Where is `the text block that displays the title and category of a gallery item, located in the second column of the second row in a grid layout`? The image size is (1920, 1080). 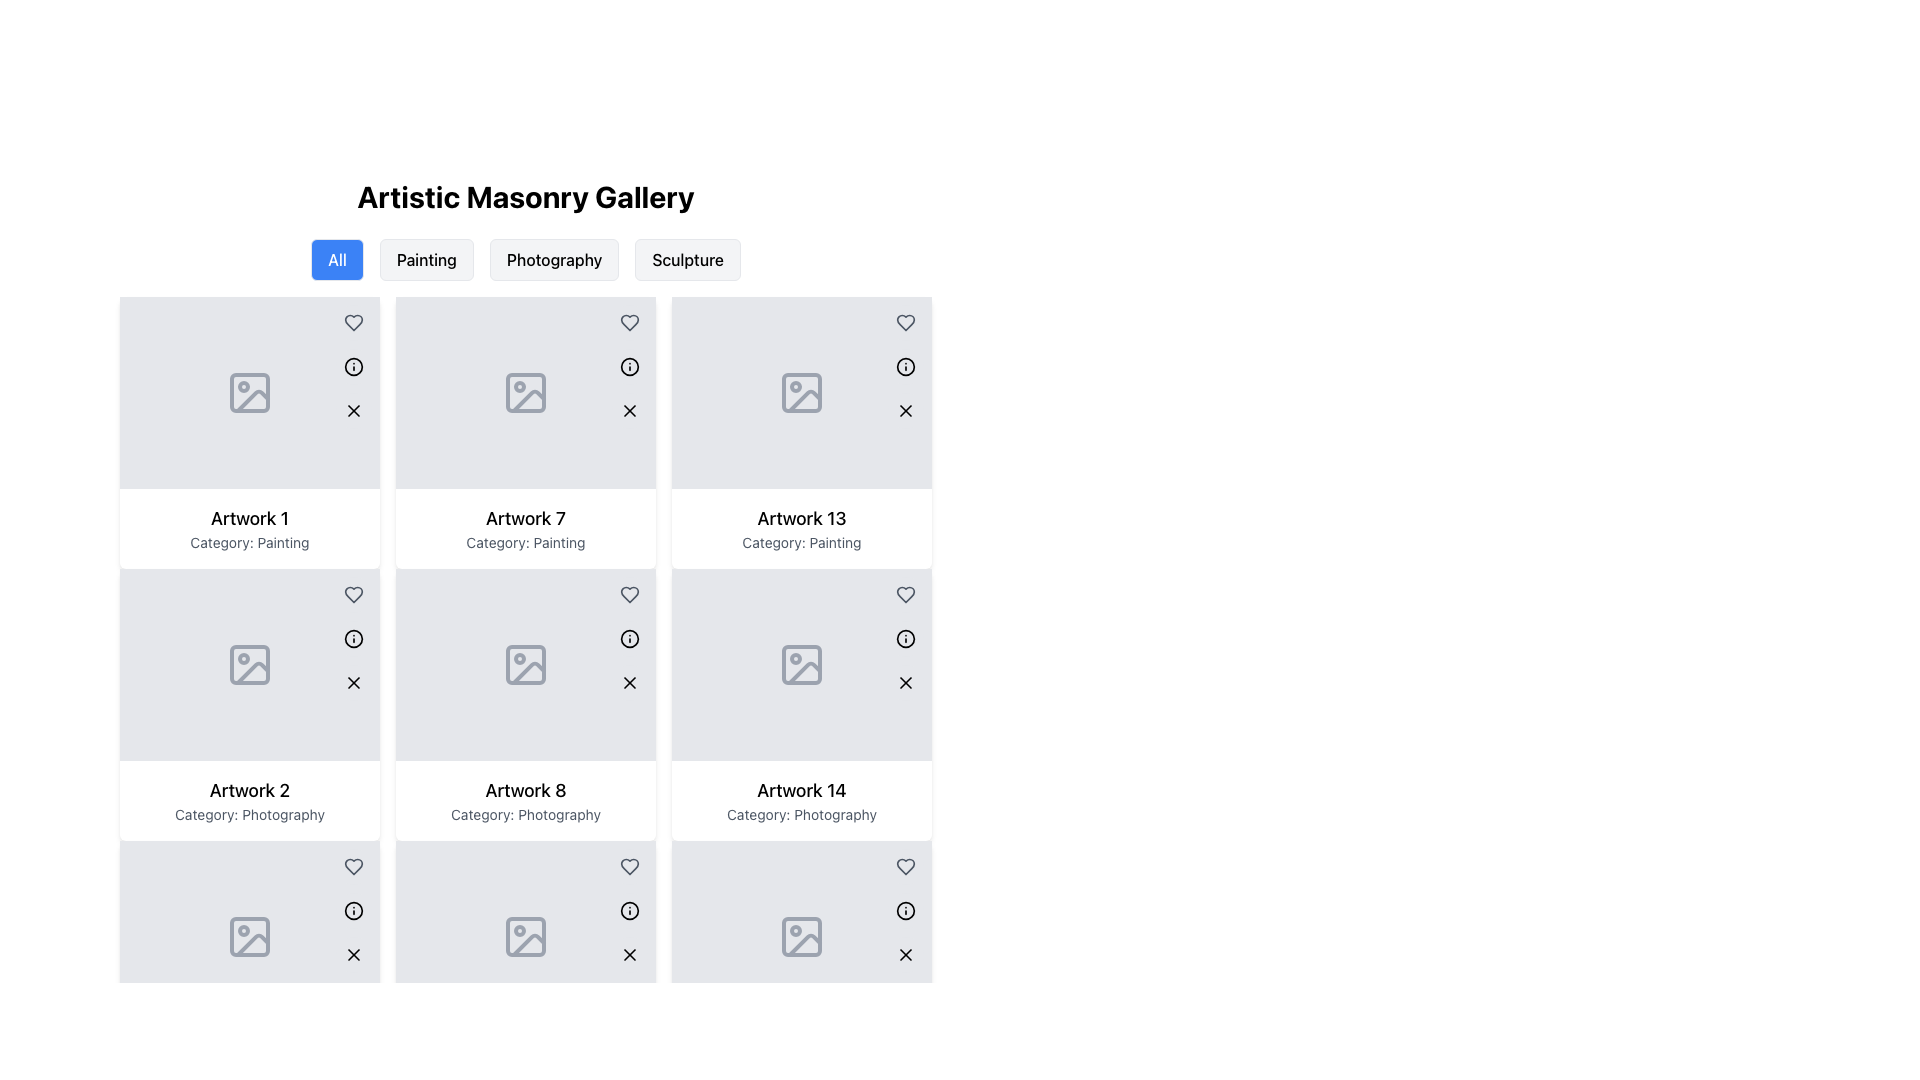
the text block that displays the title and category of a gallery item, located in the second column of the second row in a grid layout is located at coordinates (526, 800).